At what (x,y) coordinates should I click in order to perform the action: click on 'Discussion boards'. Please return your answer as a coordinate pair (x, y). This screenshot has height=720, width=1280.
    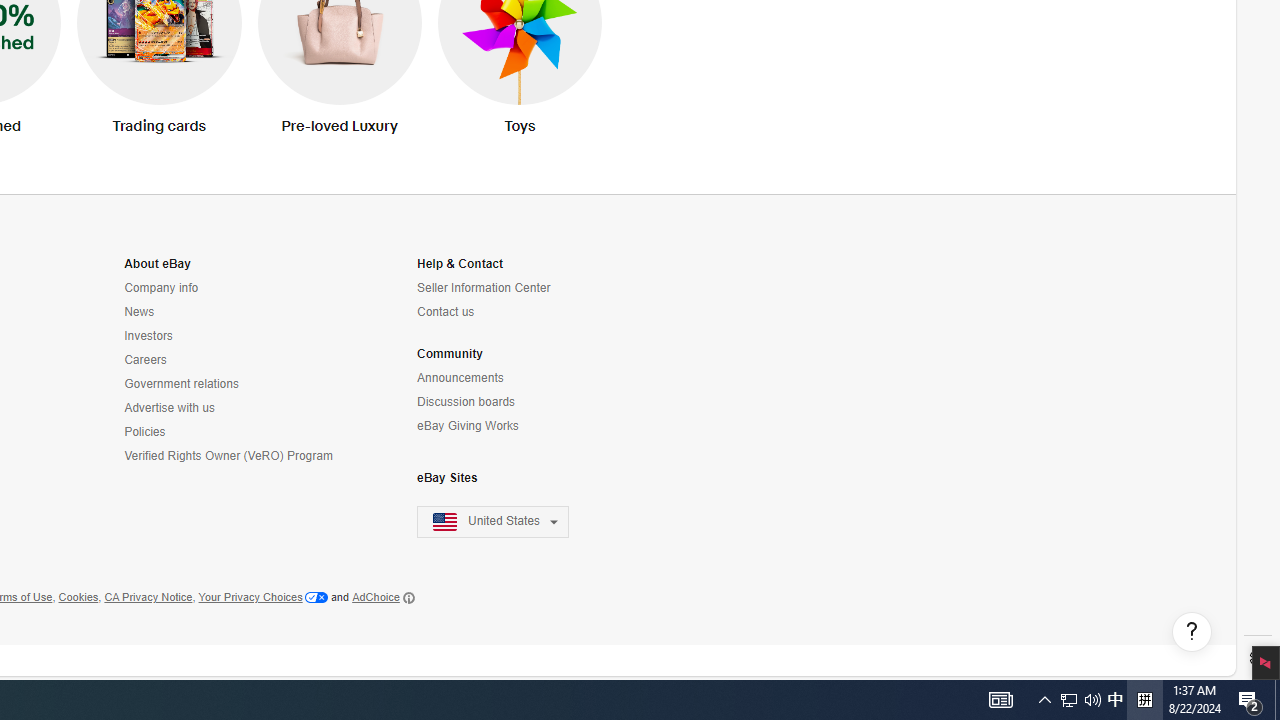
    Looking at the image, I should click on (465, 402).